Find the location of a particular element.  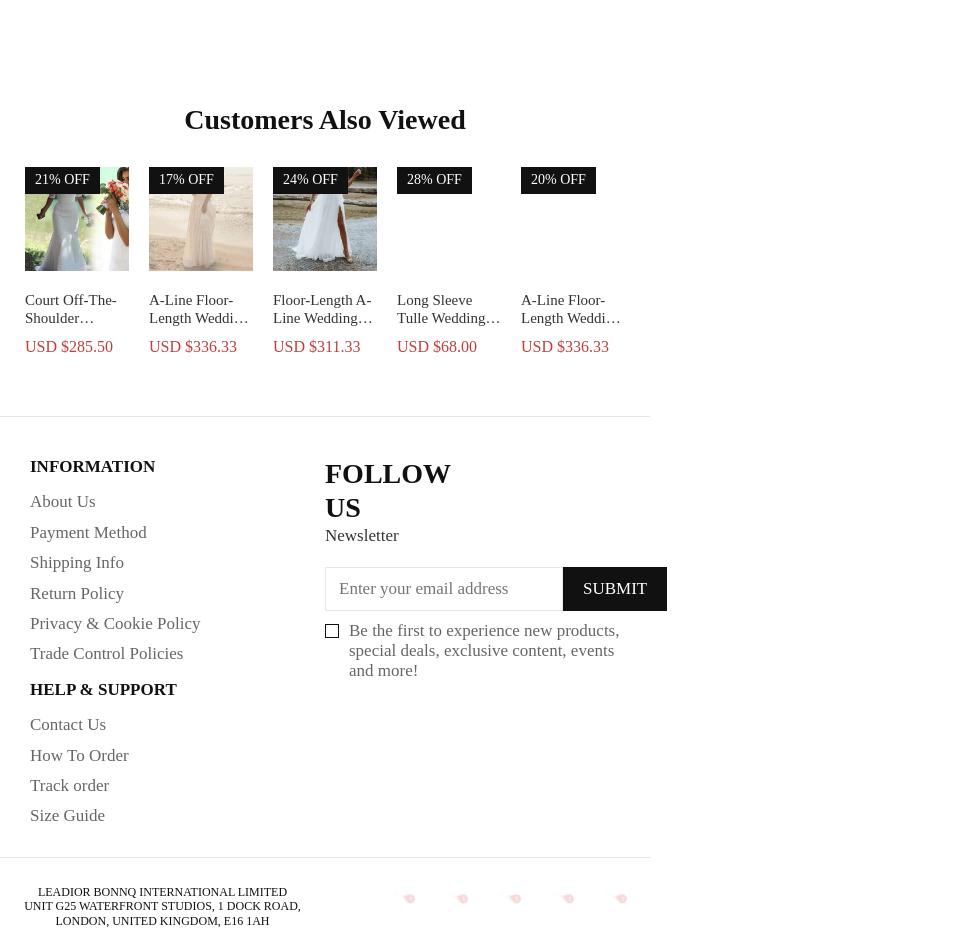

'USD $311.33' is located at coordinates (316, 344).